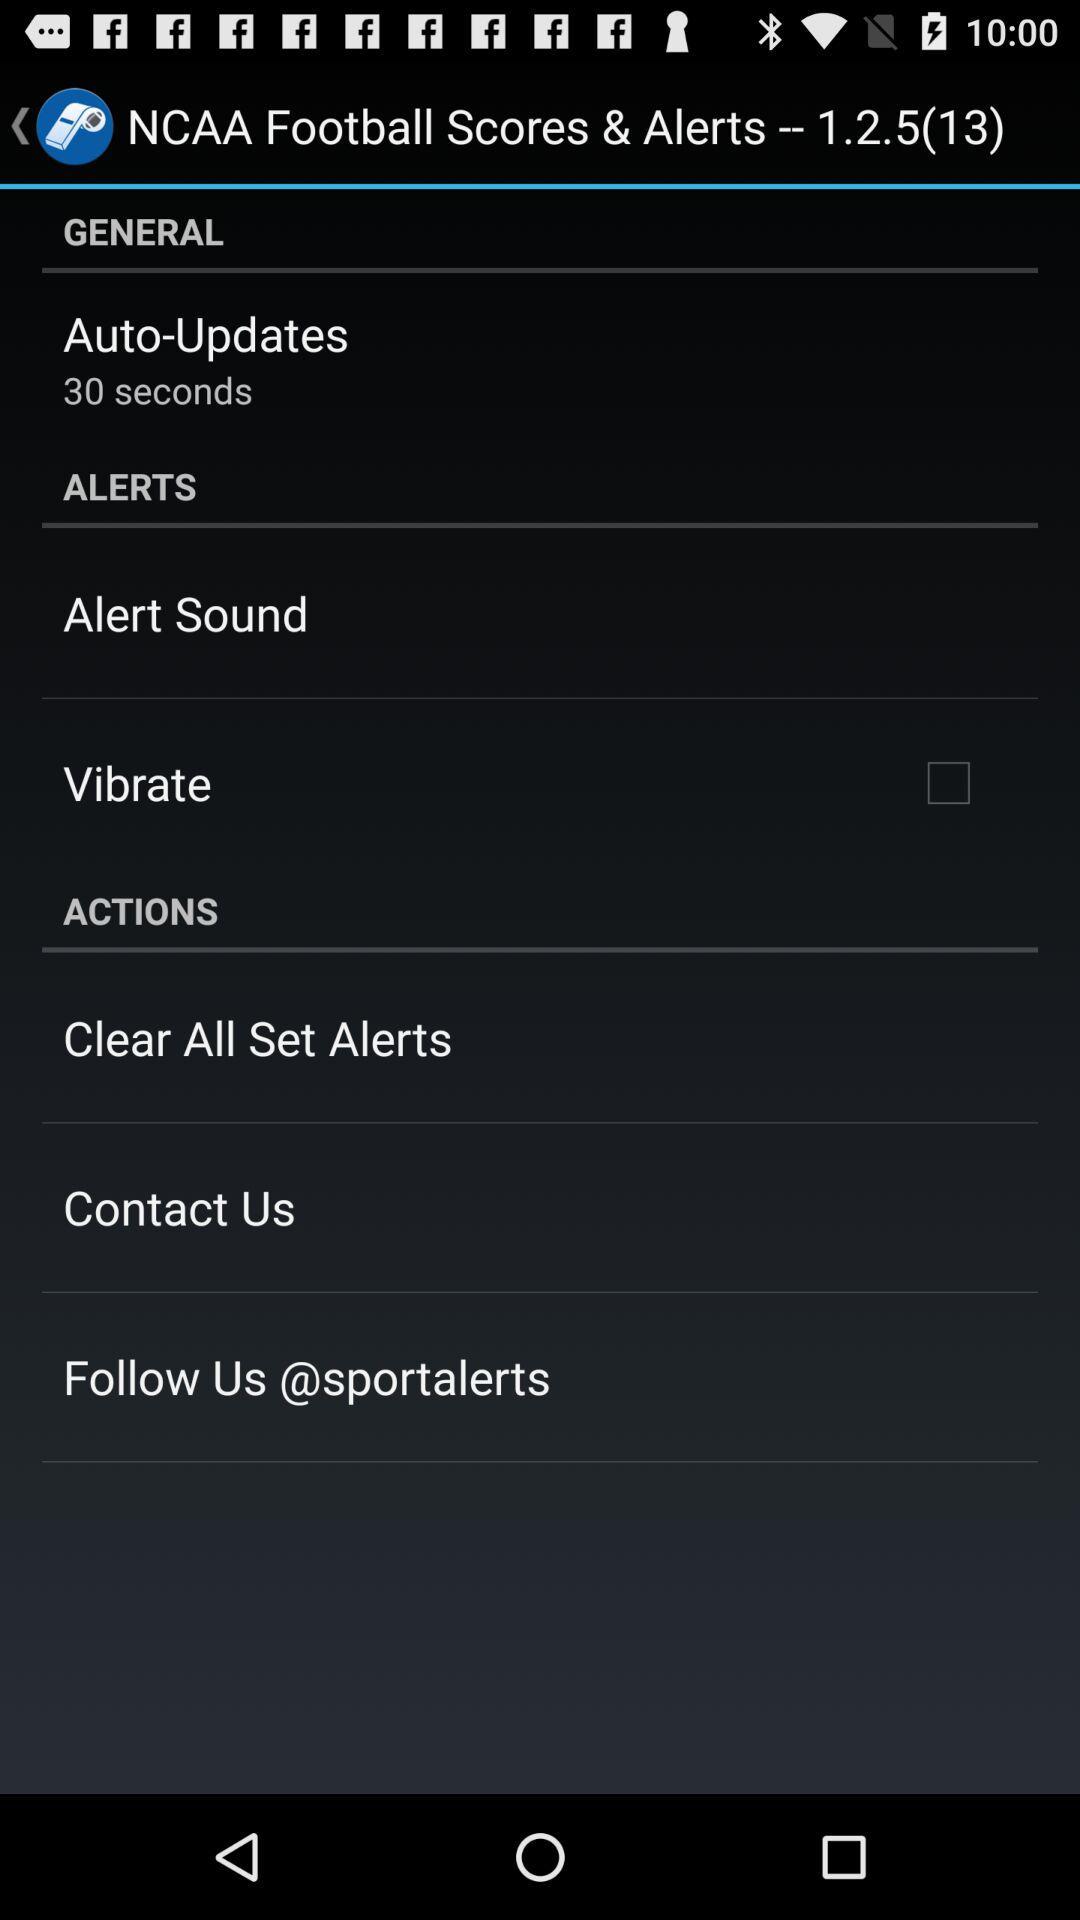 The height and width of the screenshot is (1920, 1080). I want to click on the clear all set item, so click(256, 1037).